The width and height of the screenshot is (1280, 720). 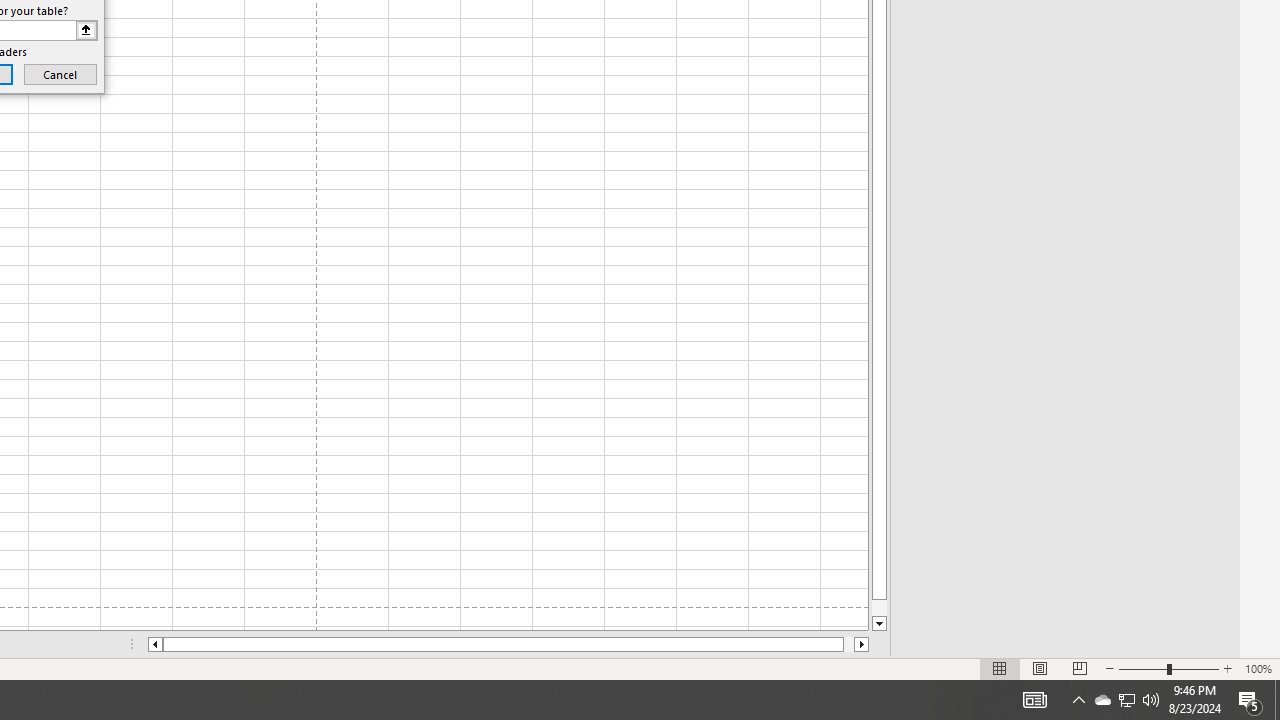 What do you see at coordinates (1168, 669) in the screenshot?
I see `'Zoom'` at bounding box center [1168, 669].